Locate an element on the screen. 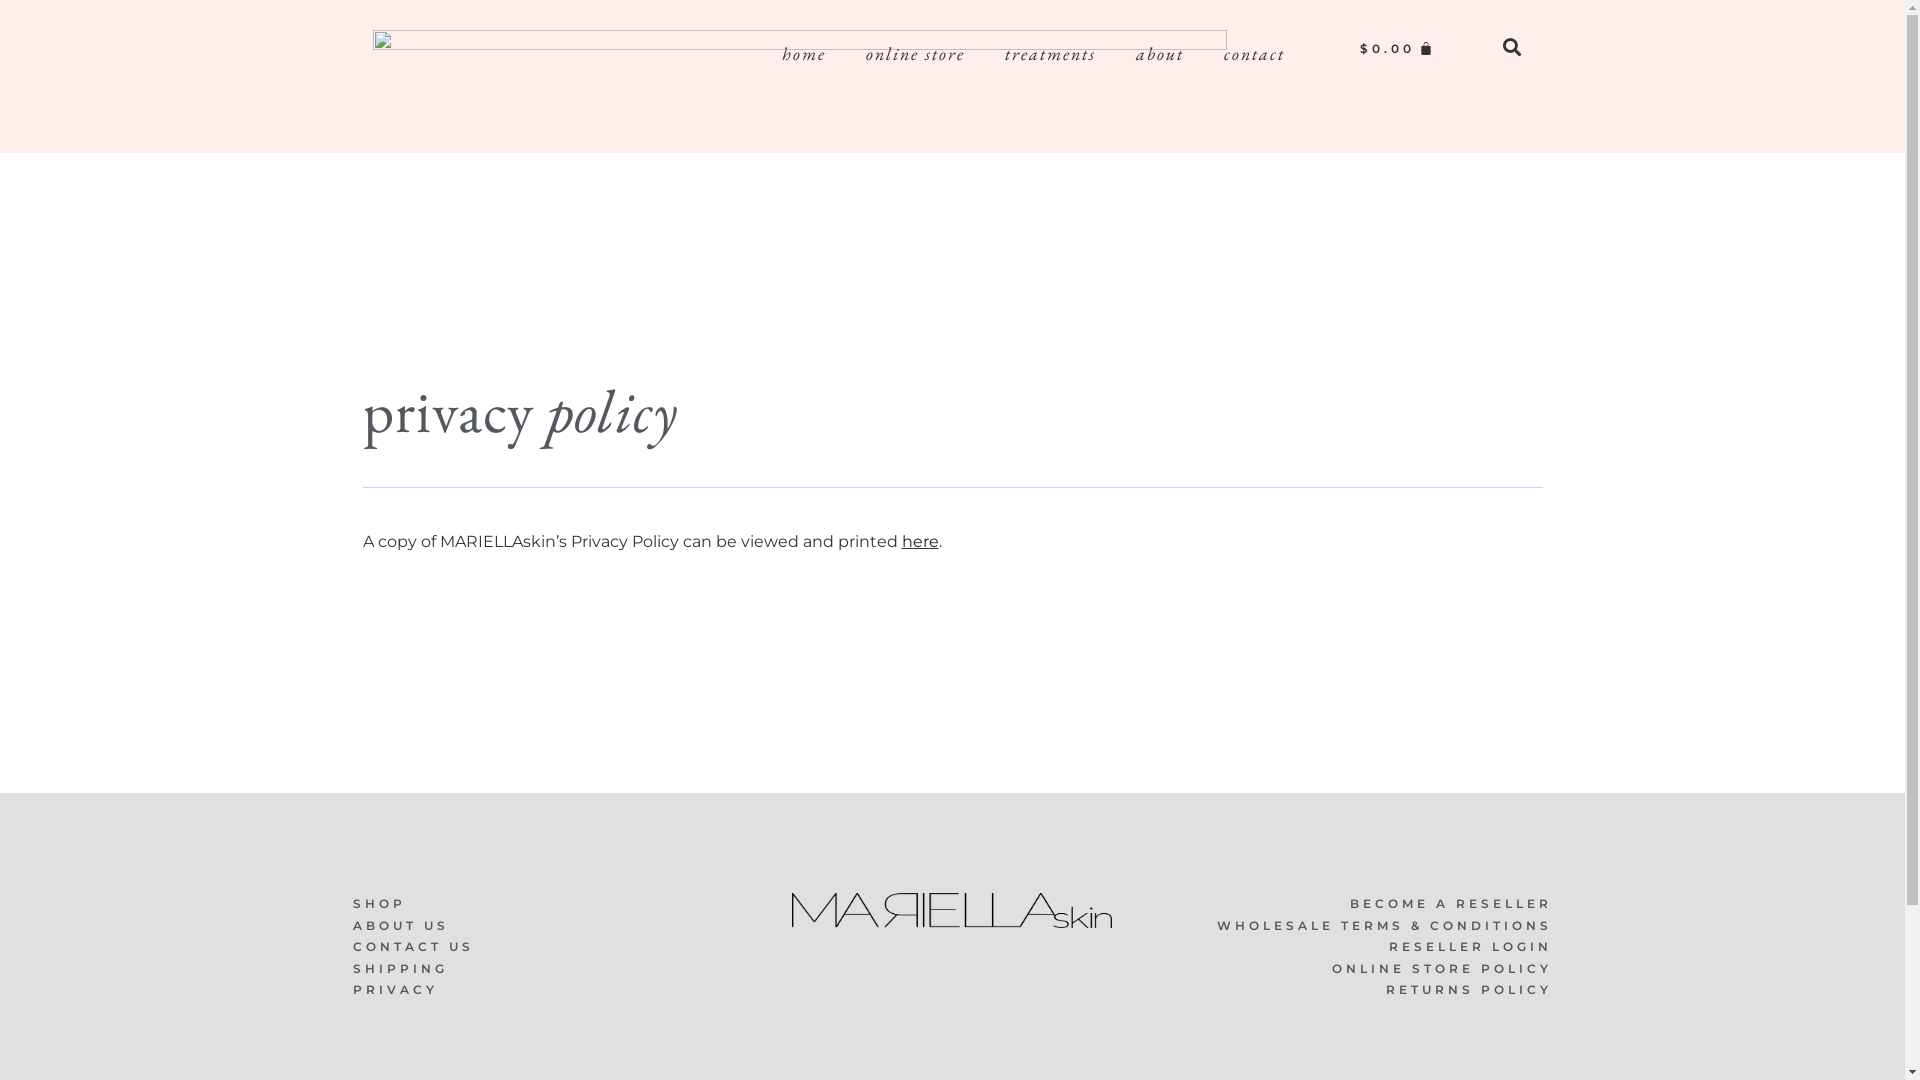 The image size is (1920, 1080). 'contact' is located at coordinates (1253, 53).